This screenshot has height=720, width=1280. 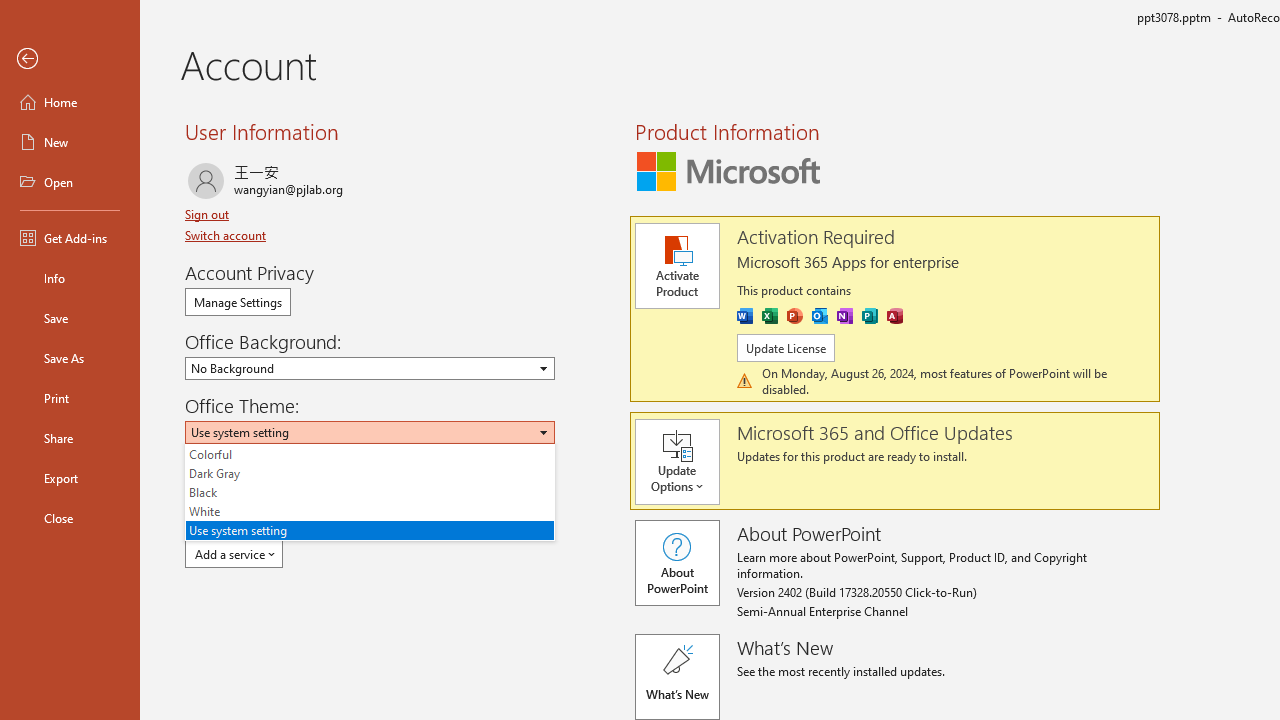 I want to click on 'About PowerPoint', so click(x=677, y=563).